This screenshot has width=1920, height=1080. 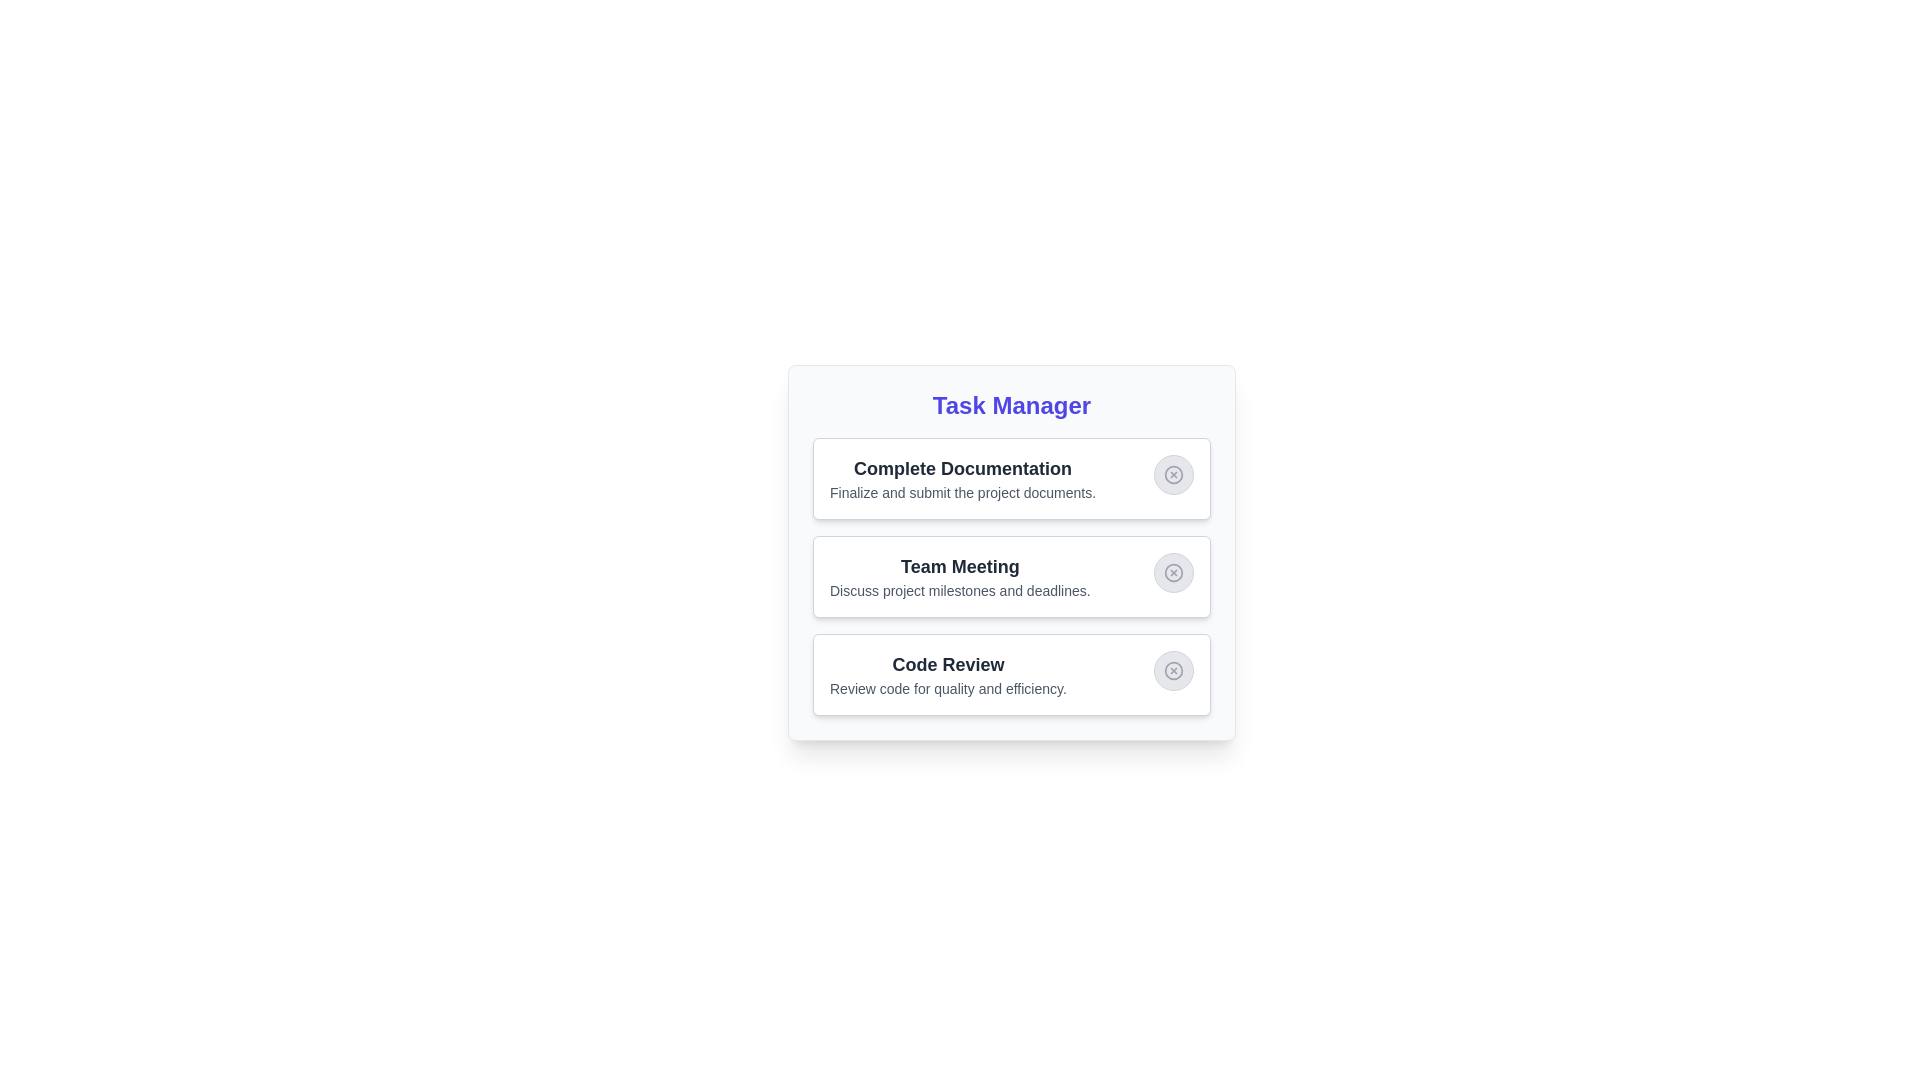 What do you see at coordinates (1174, 474) in the screenshot?
I see `the toggle button for task Complete Documentation to mark it as complete or incomplete` at bounding box center [1174, 474].